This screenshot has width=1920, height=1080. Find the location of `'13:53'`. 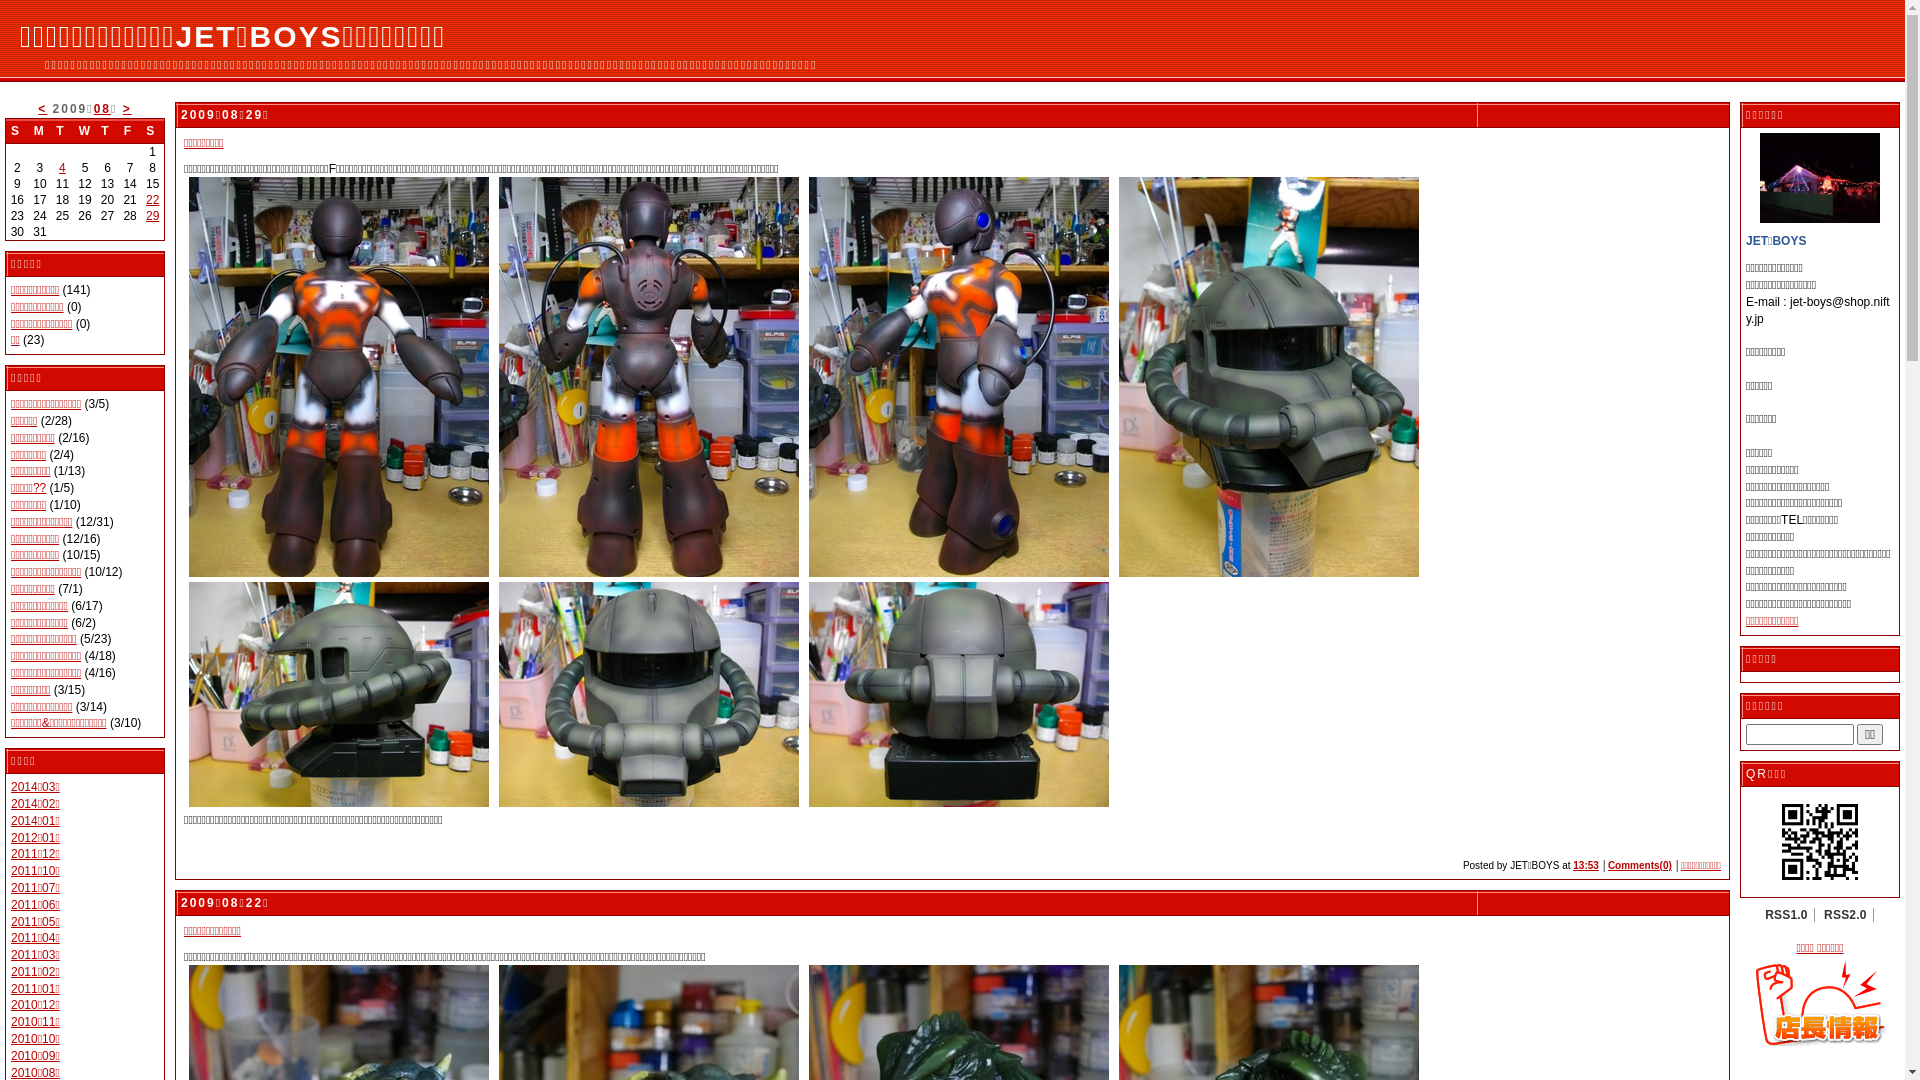

'13:53' is located at coordinates (1584, 864).